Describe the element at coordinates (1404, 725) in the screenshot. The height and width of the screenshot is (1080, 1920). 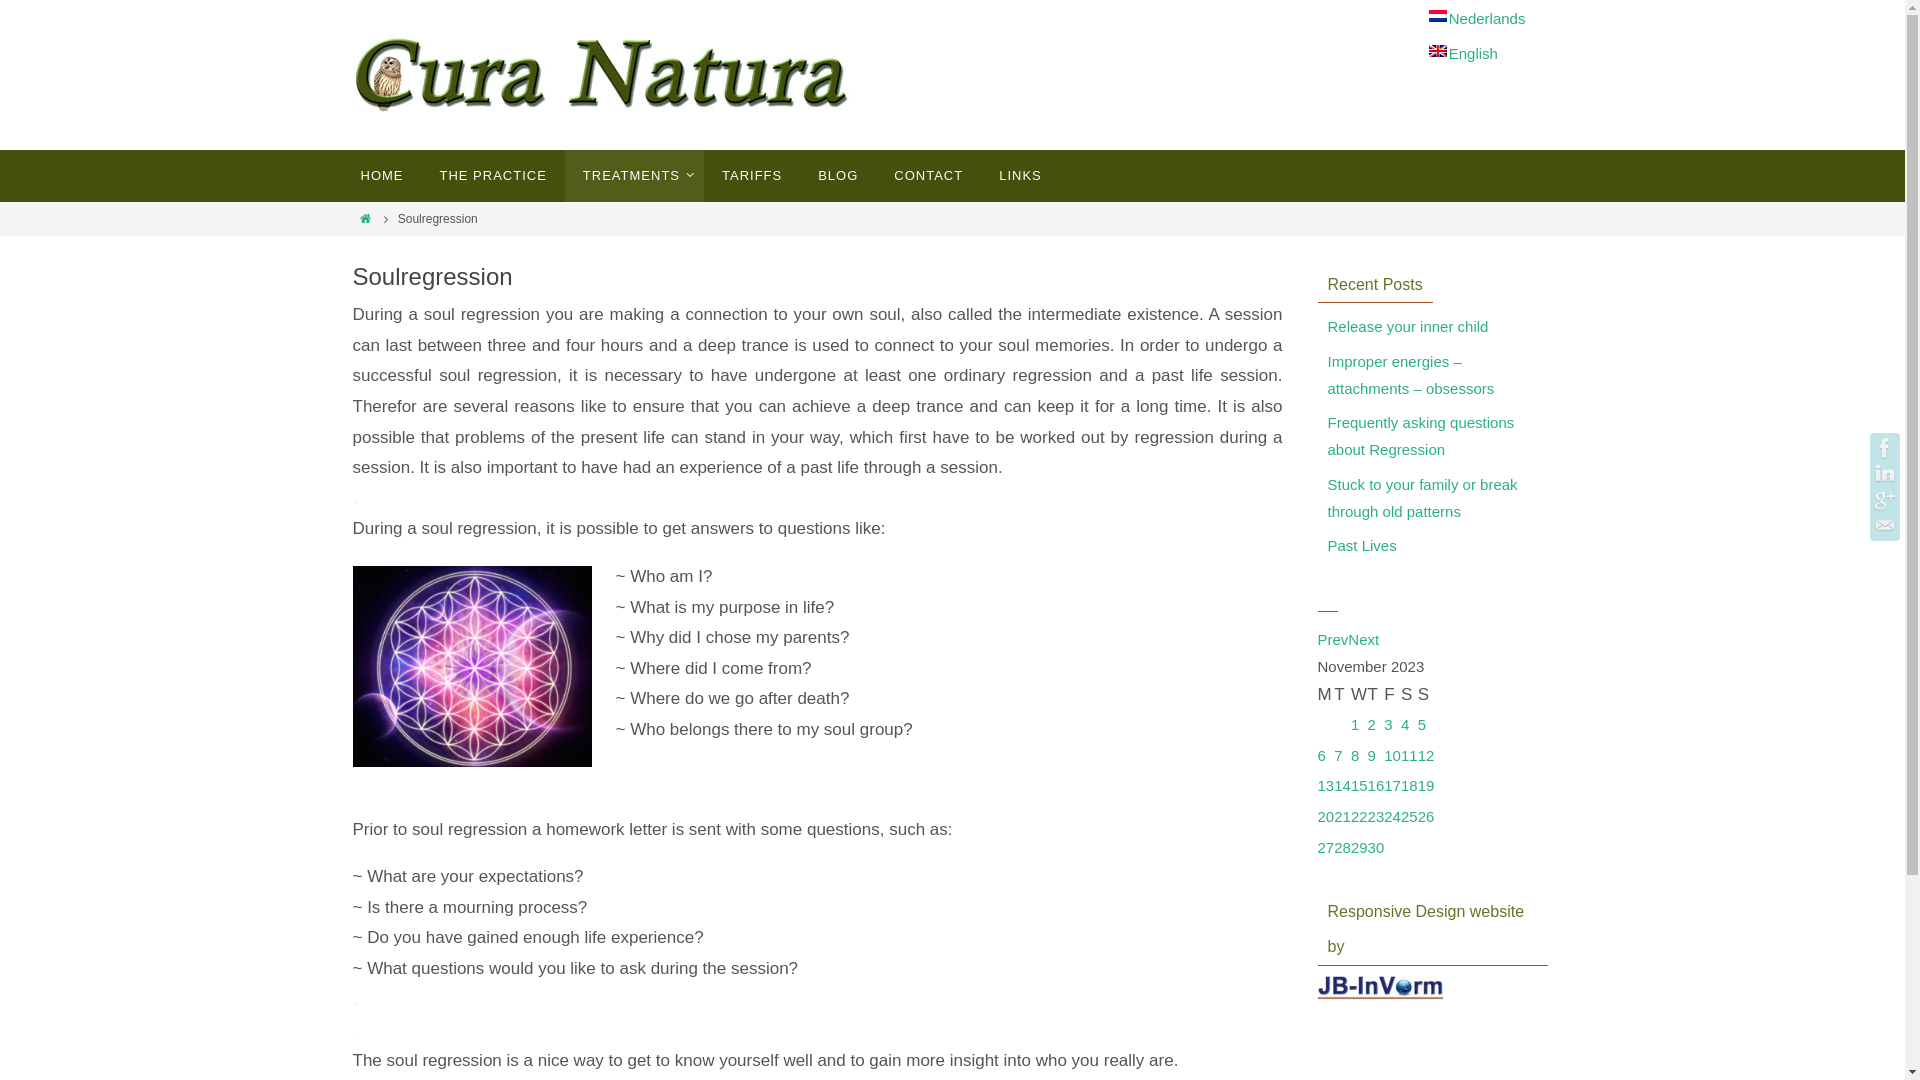
I see `'4'` at that location.